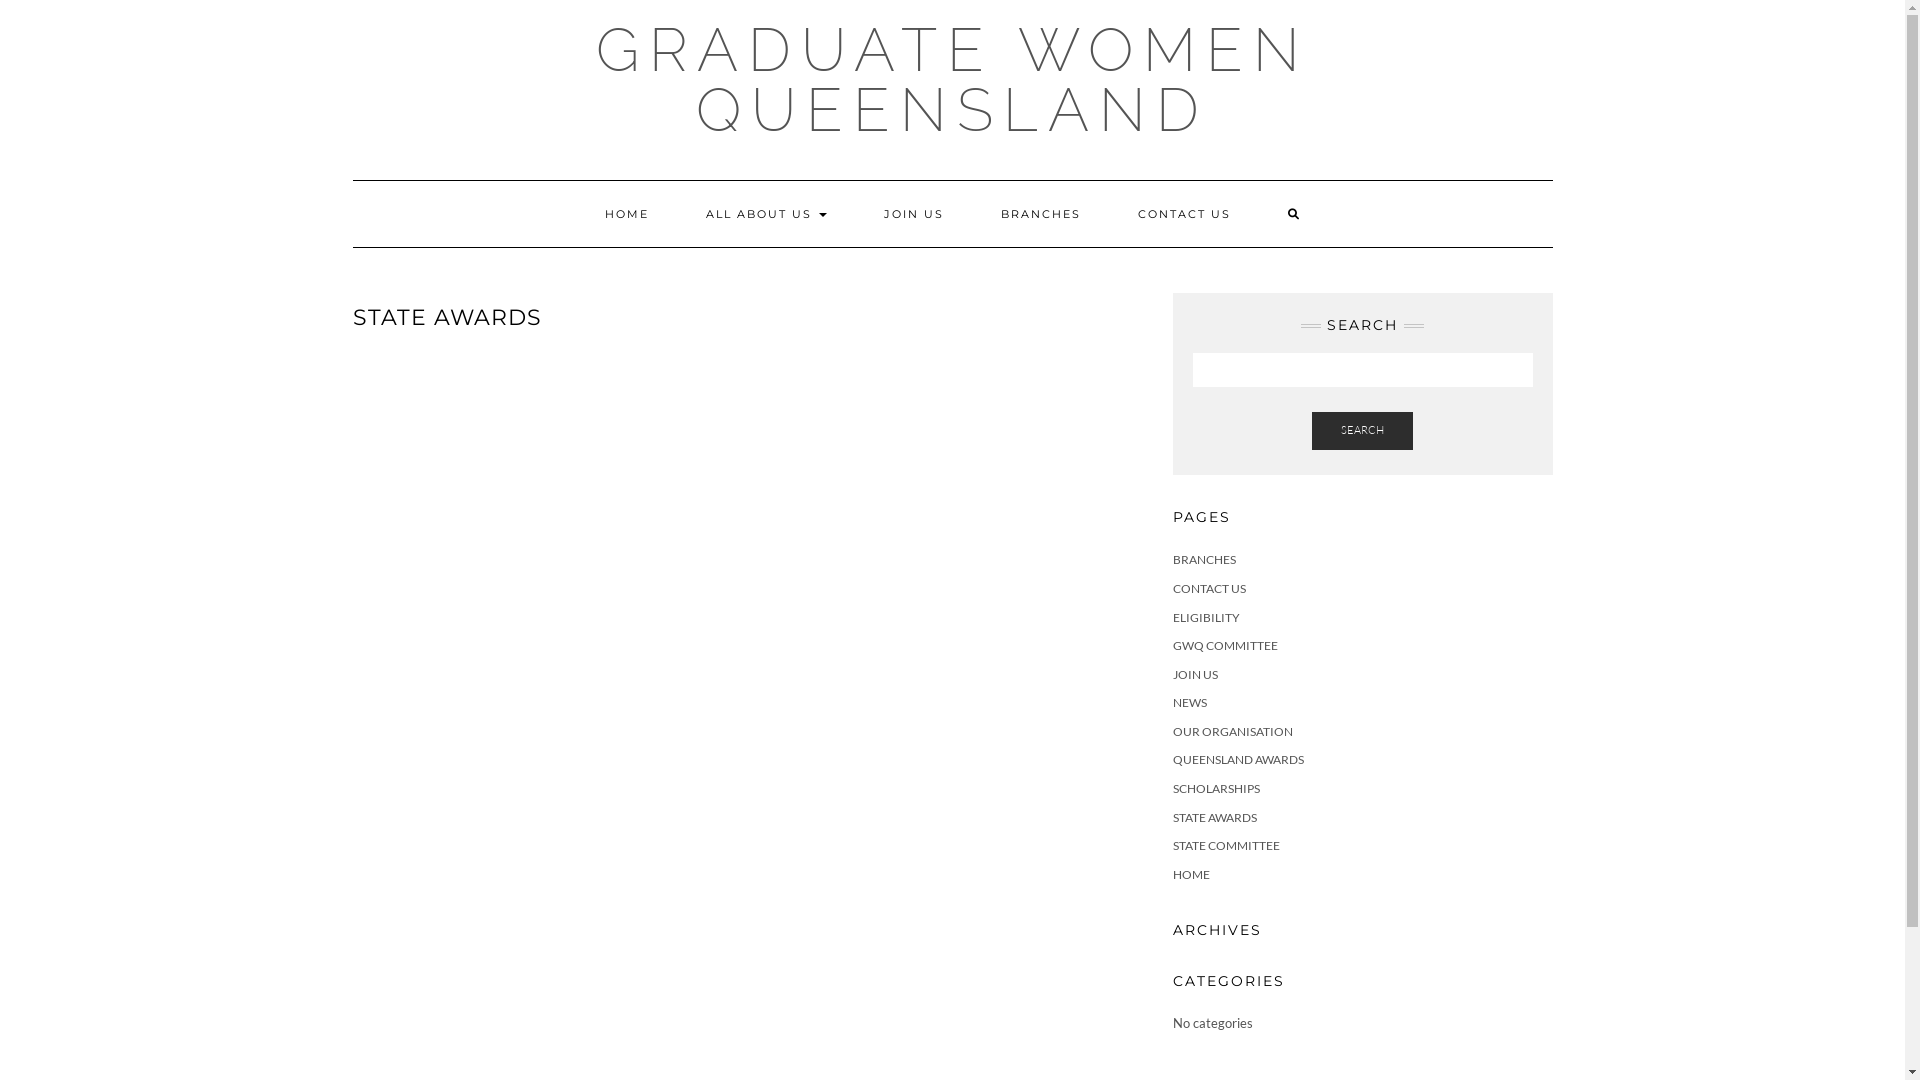  Describe the element at coordinates (1207, 587) in the screenshot. I see `'CONTACT US'` at that location.